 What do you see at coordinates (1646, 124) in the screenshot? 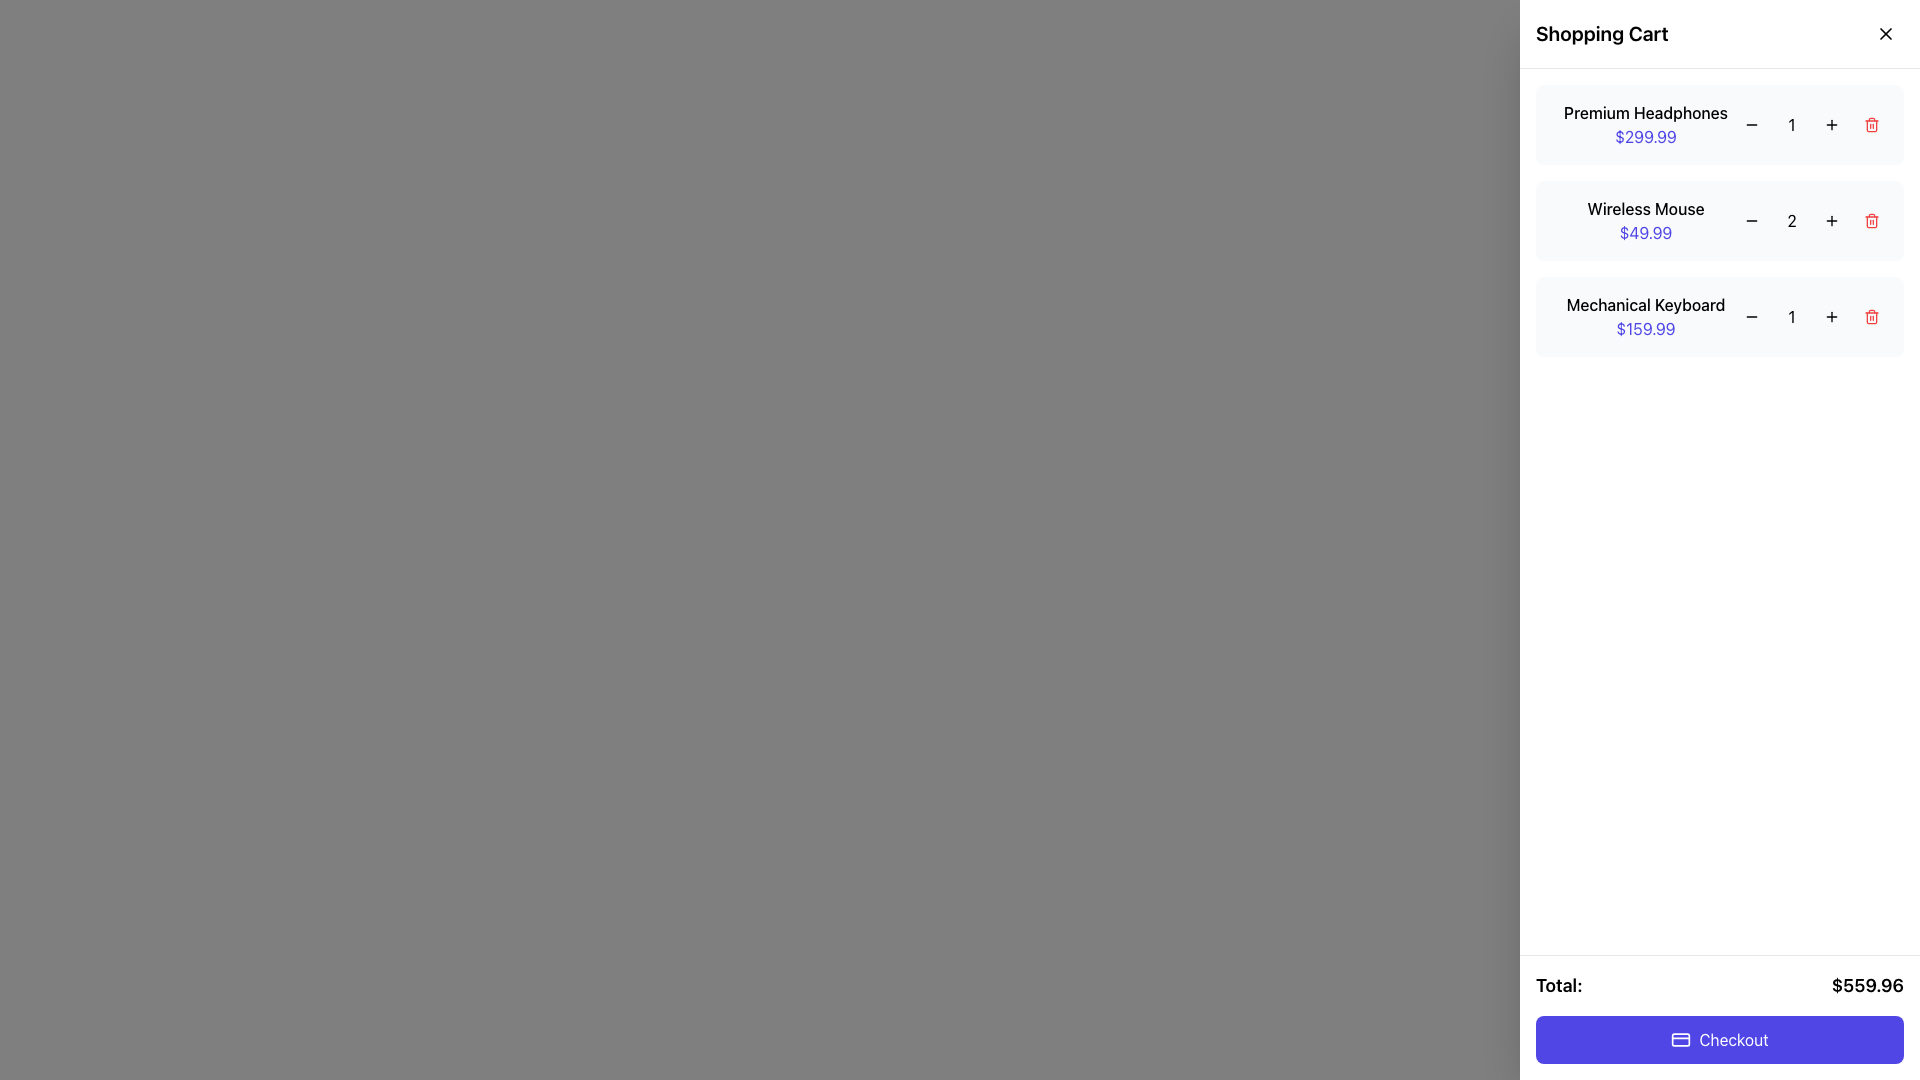
I see `the textual information block displaying 'Premium Headphones' with the price '$299.99' in the shopping cart section, which is located at the uppermost position of the item list` at bounding box center [1646, 124].